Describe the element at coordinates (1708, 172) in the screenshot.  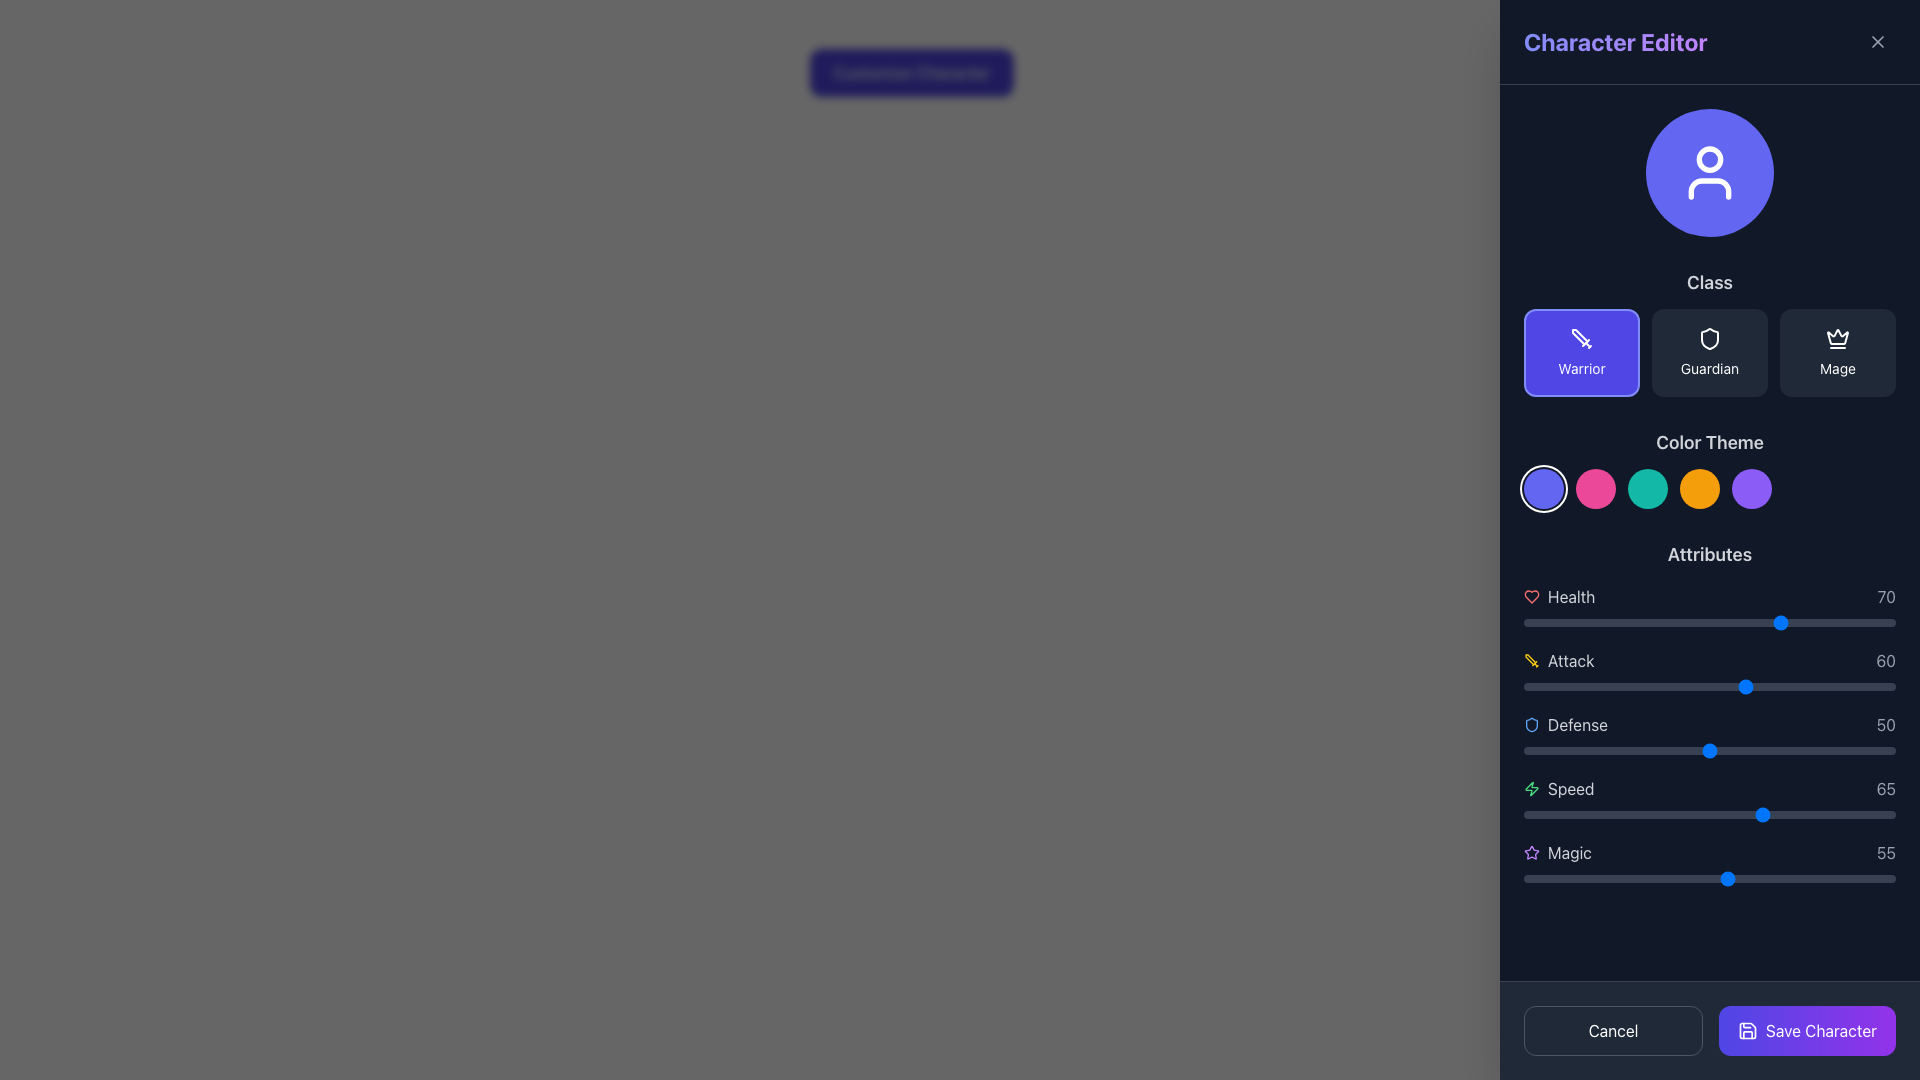
I see `the Icon or Avatar Placeholder located in the upper section of the right panel titled 'Character Editor', which is centered horizontally and positioned above the 'Class' section` at that location.